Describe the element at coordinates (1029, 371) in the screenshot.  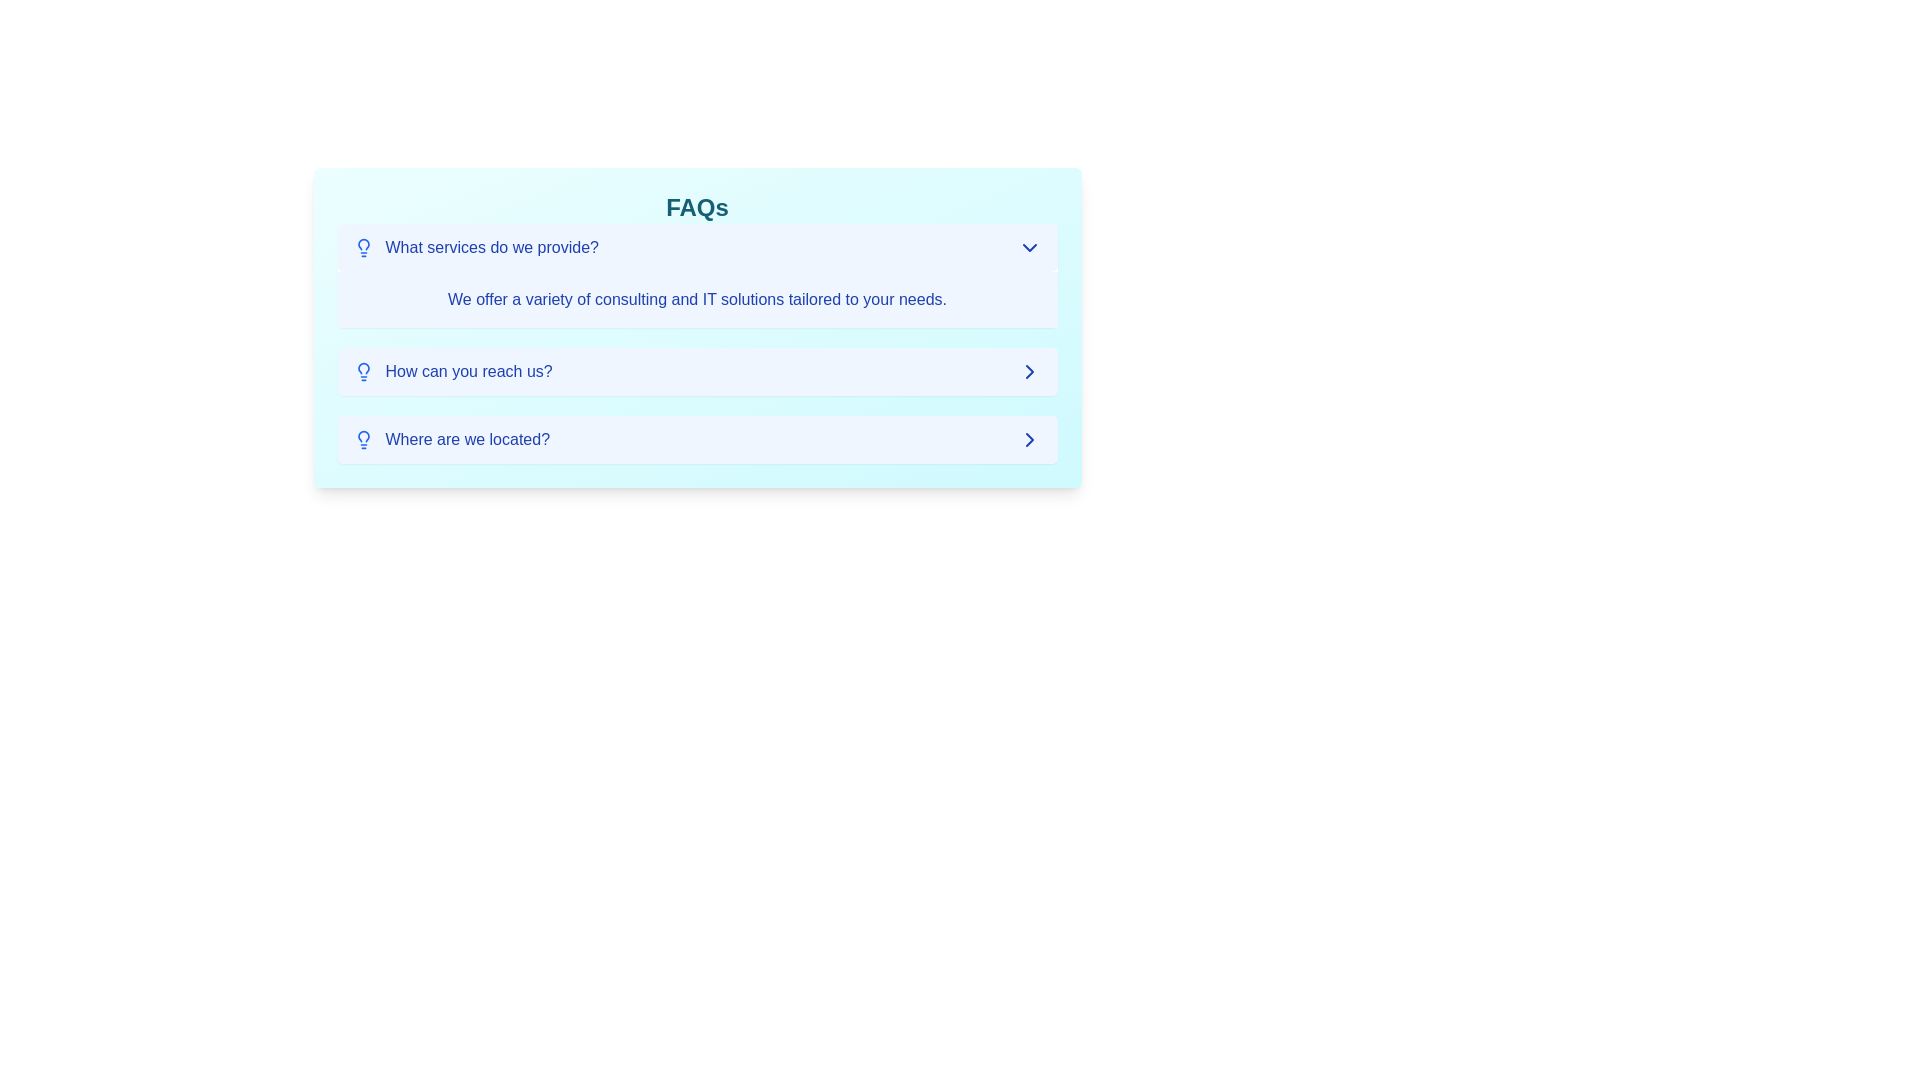
I see `the chevron-right icon in the FAQ section under the question 'How can you reach us?'` at that location.